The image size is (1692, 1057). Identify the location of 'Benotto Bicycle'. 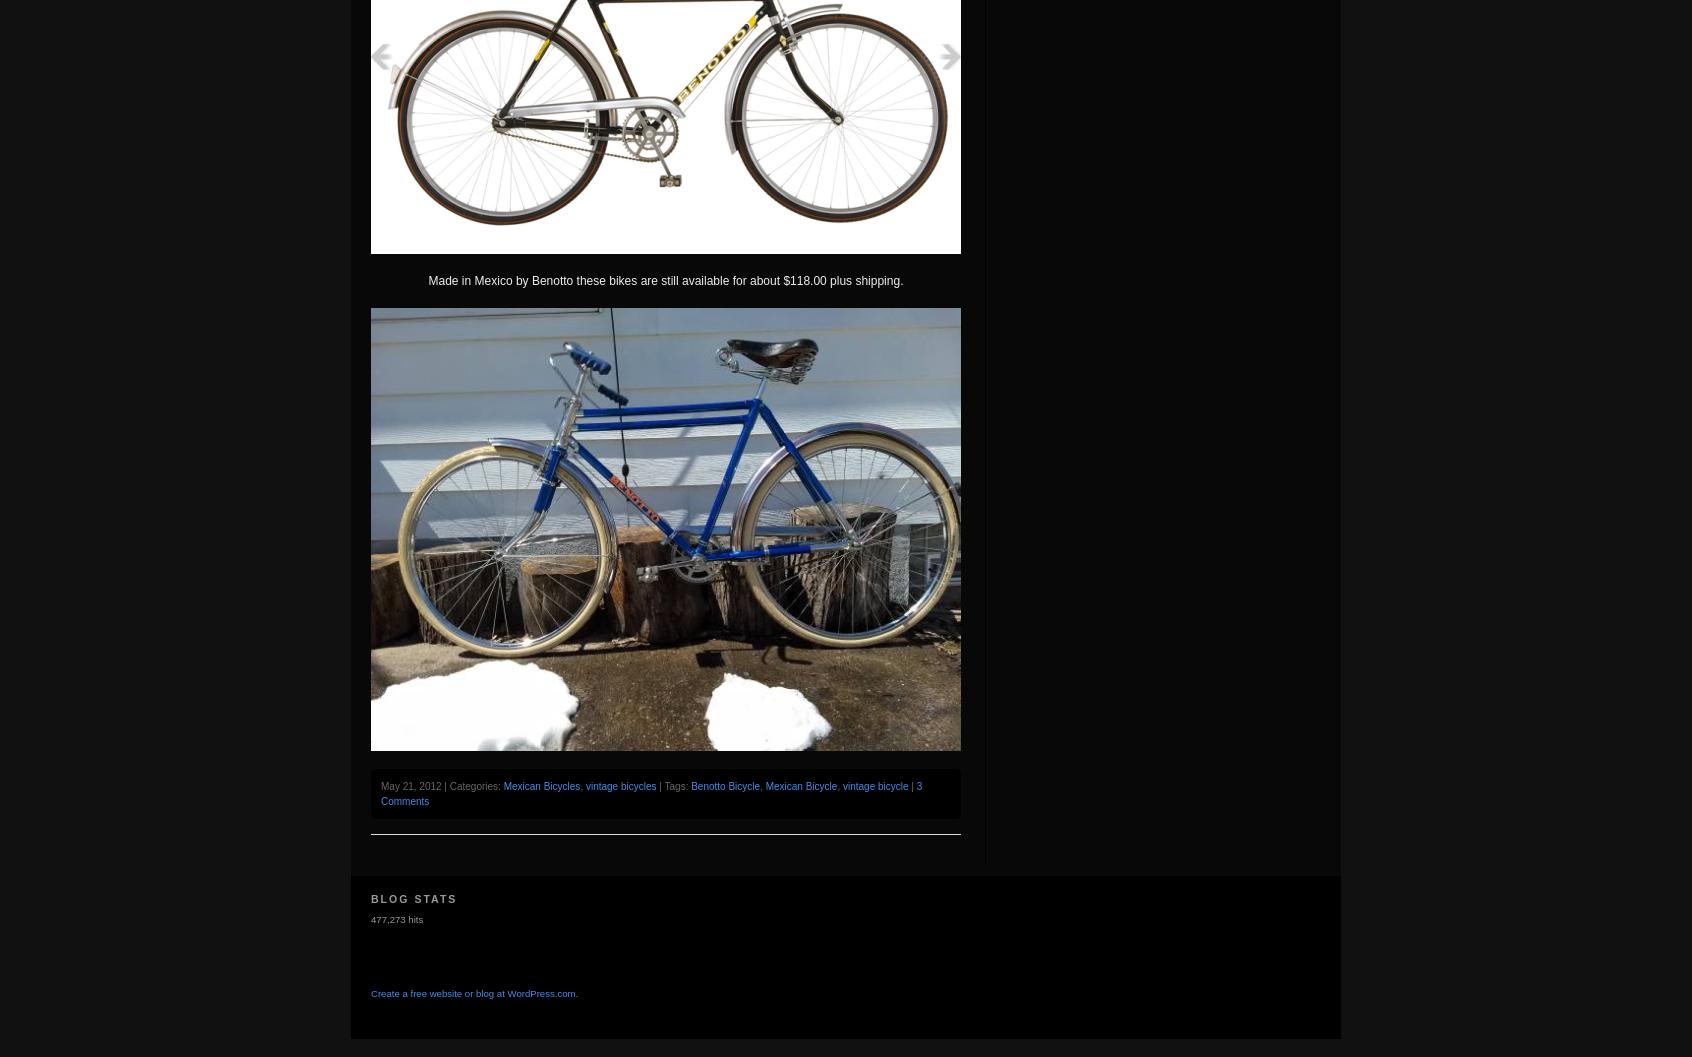
(724, 785).